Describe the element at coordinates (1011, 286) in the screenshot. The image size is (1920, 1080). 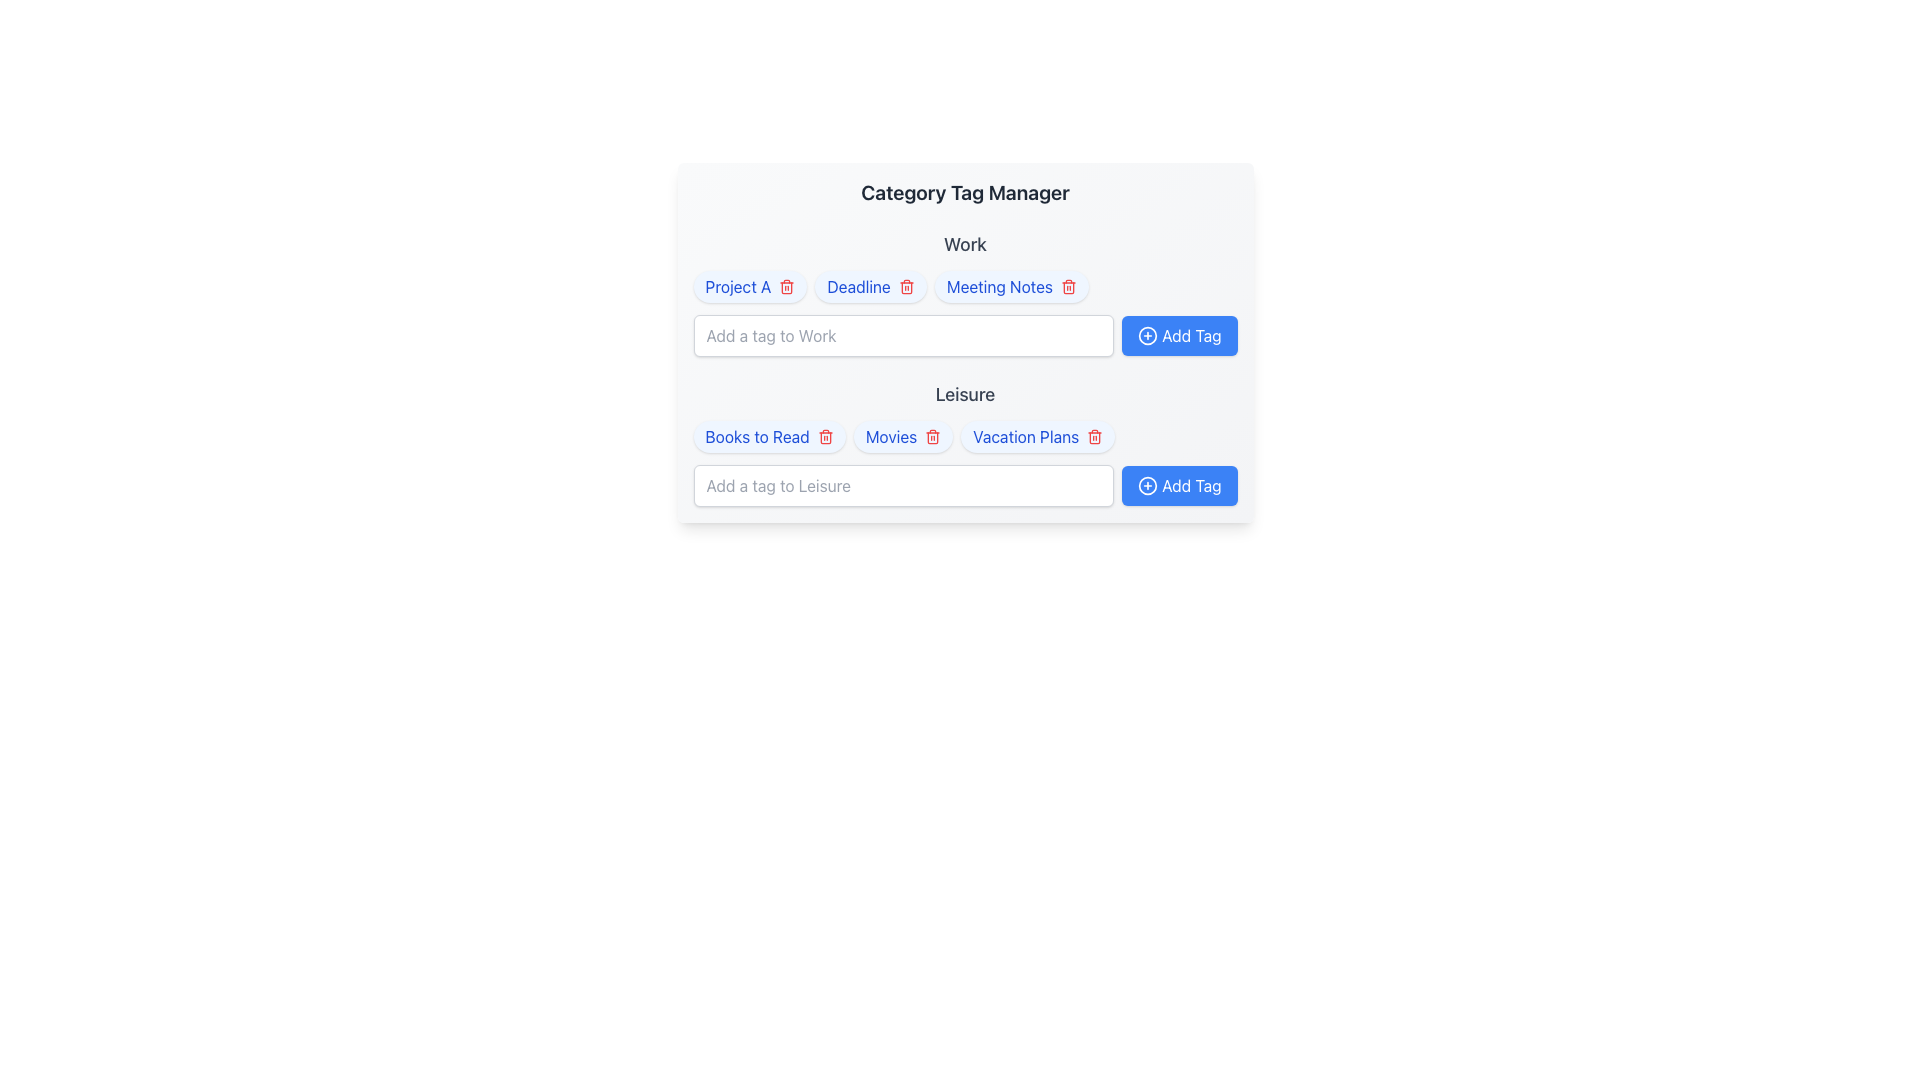
I see `the 'Meeting Notes' tag label, which is the third label in the horizontal list under the 'Work' category` at that location.